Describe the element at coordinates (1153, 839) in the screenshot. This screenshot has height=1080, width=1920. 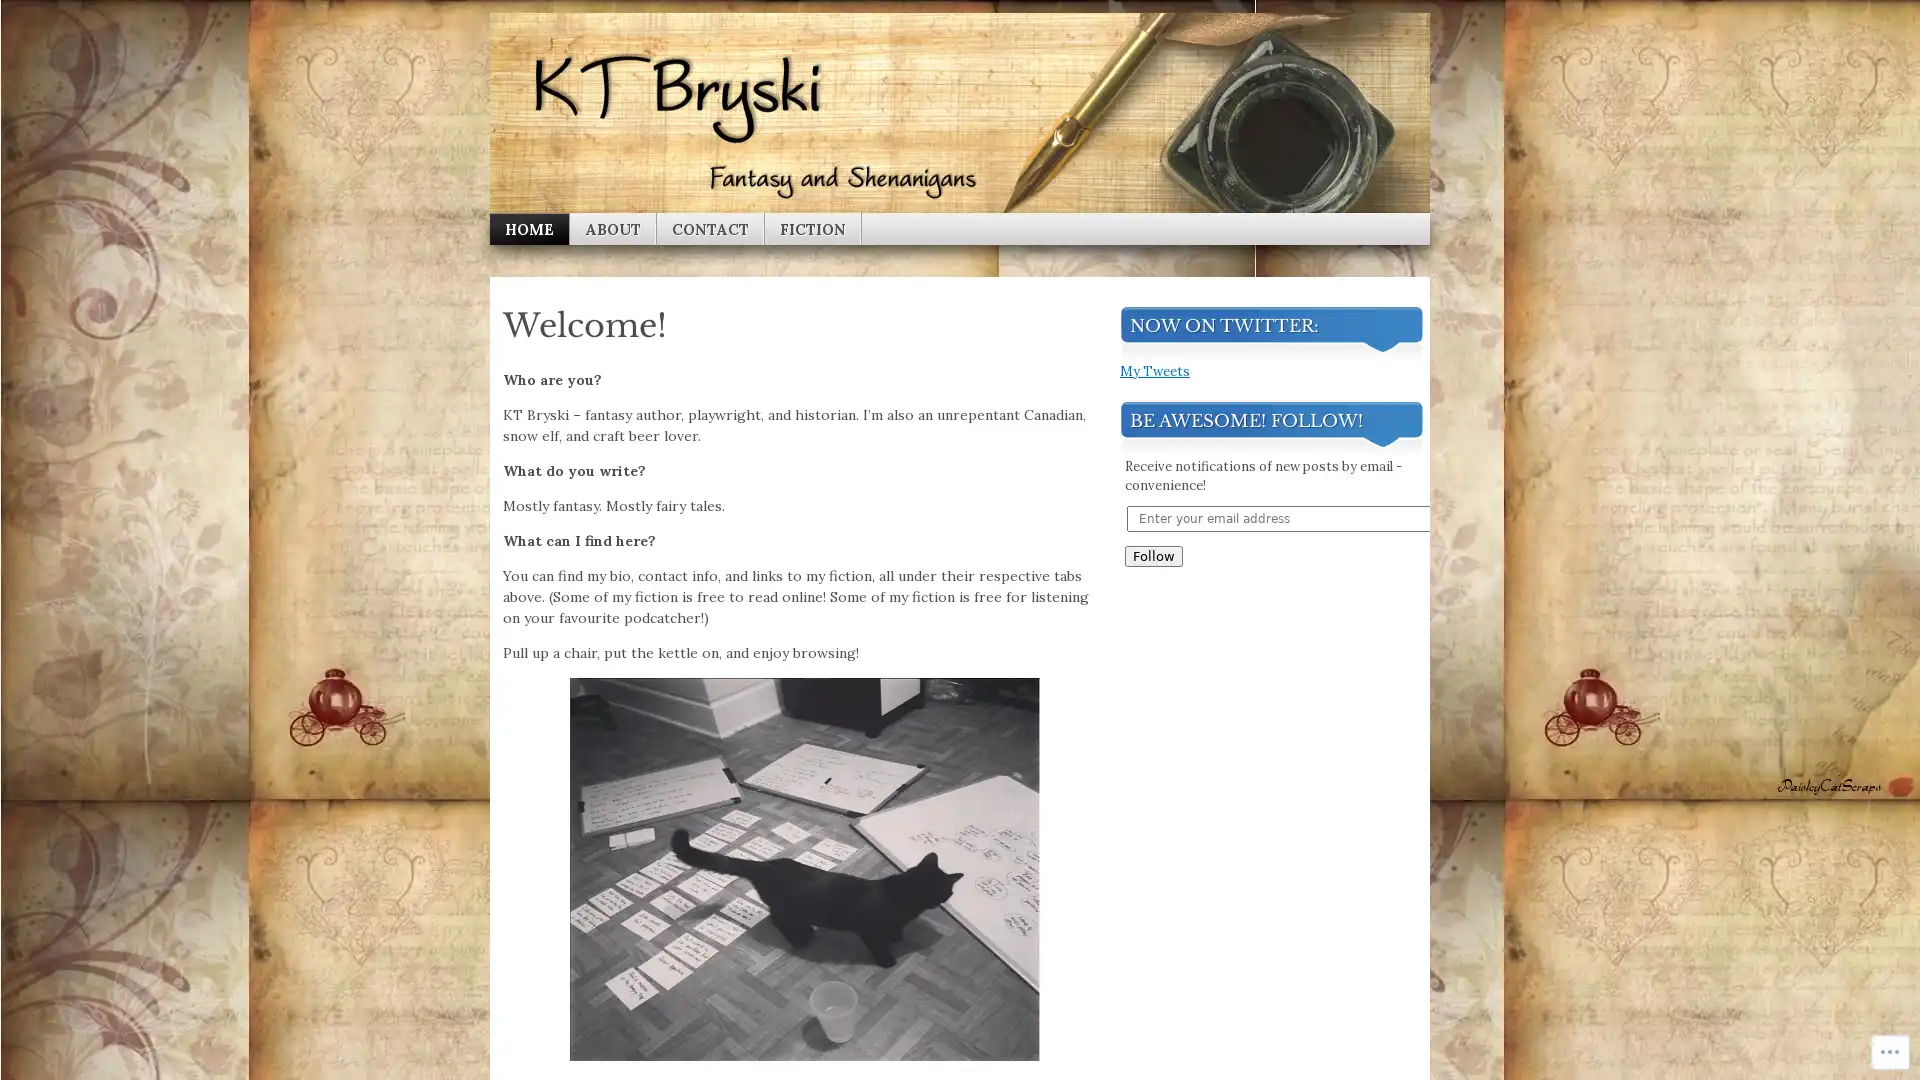
I see `Follow` at that location.